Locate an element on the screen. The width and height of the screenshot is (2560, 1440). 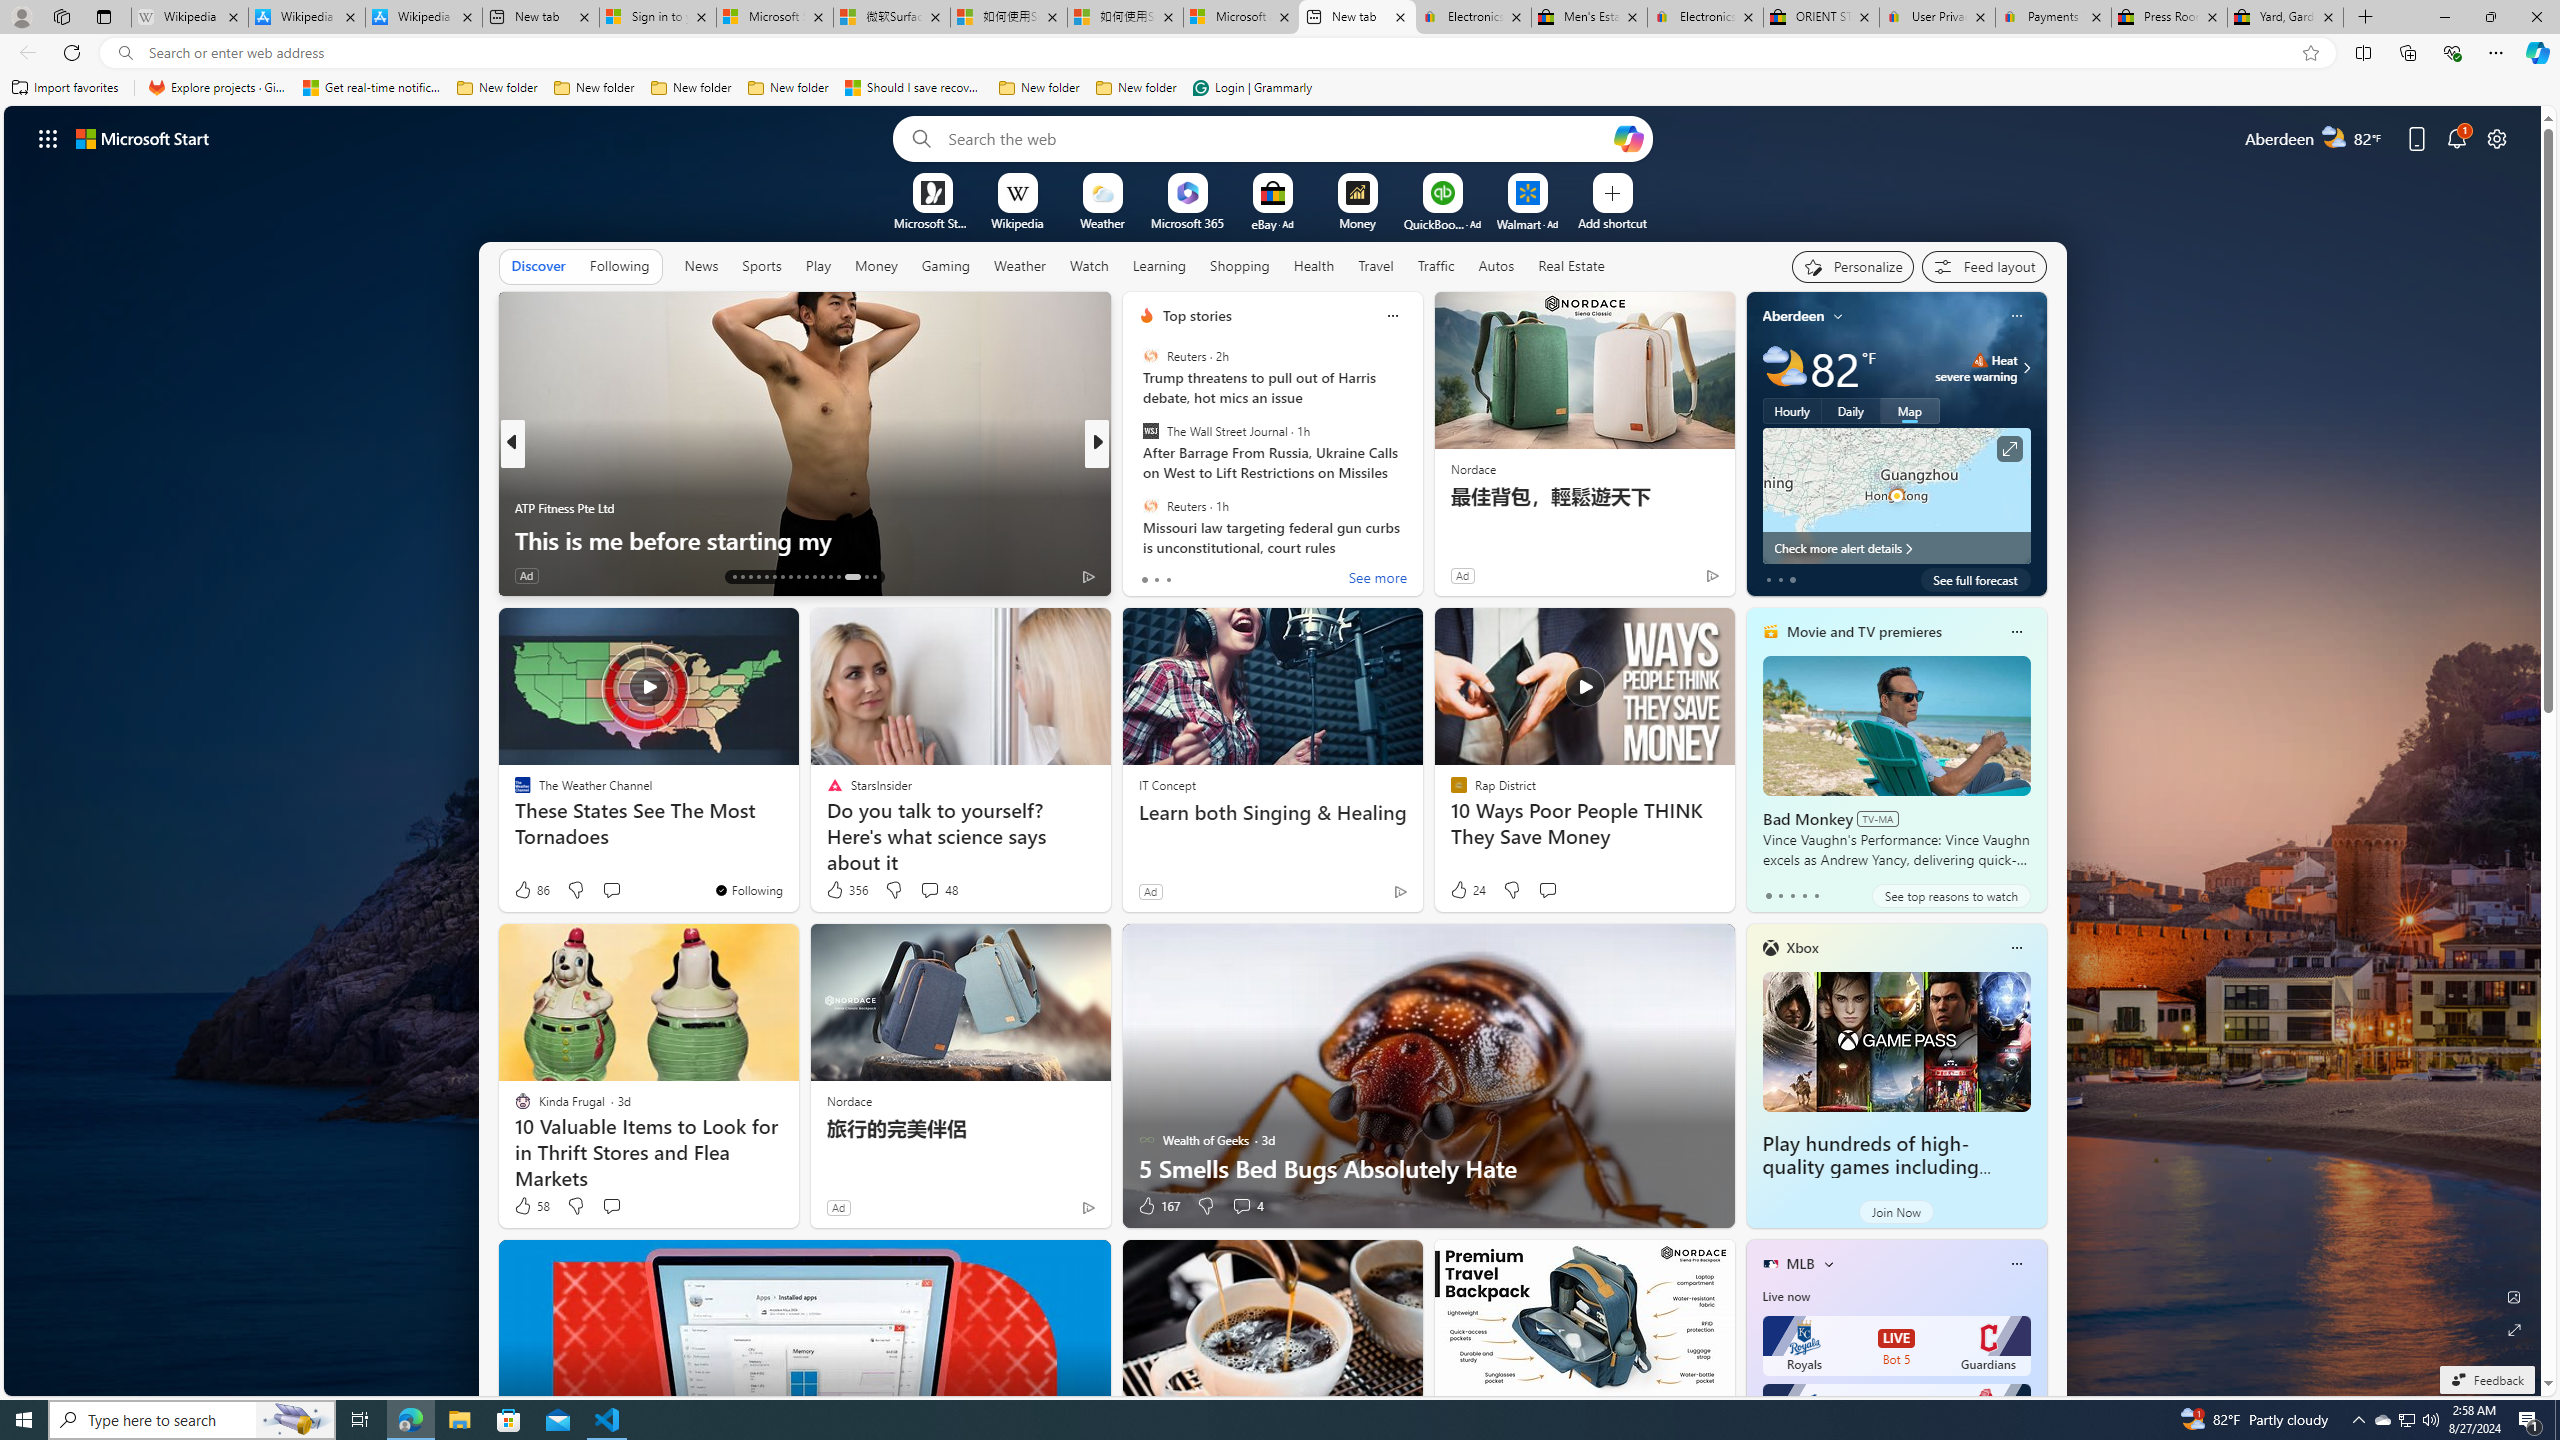
'AutomationID: tab-19' is located at coordinates (782, 577).